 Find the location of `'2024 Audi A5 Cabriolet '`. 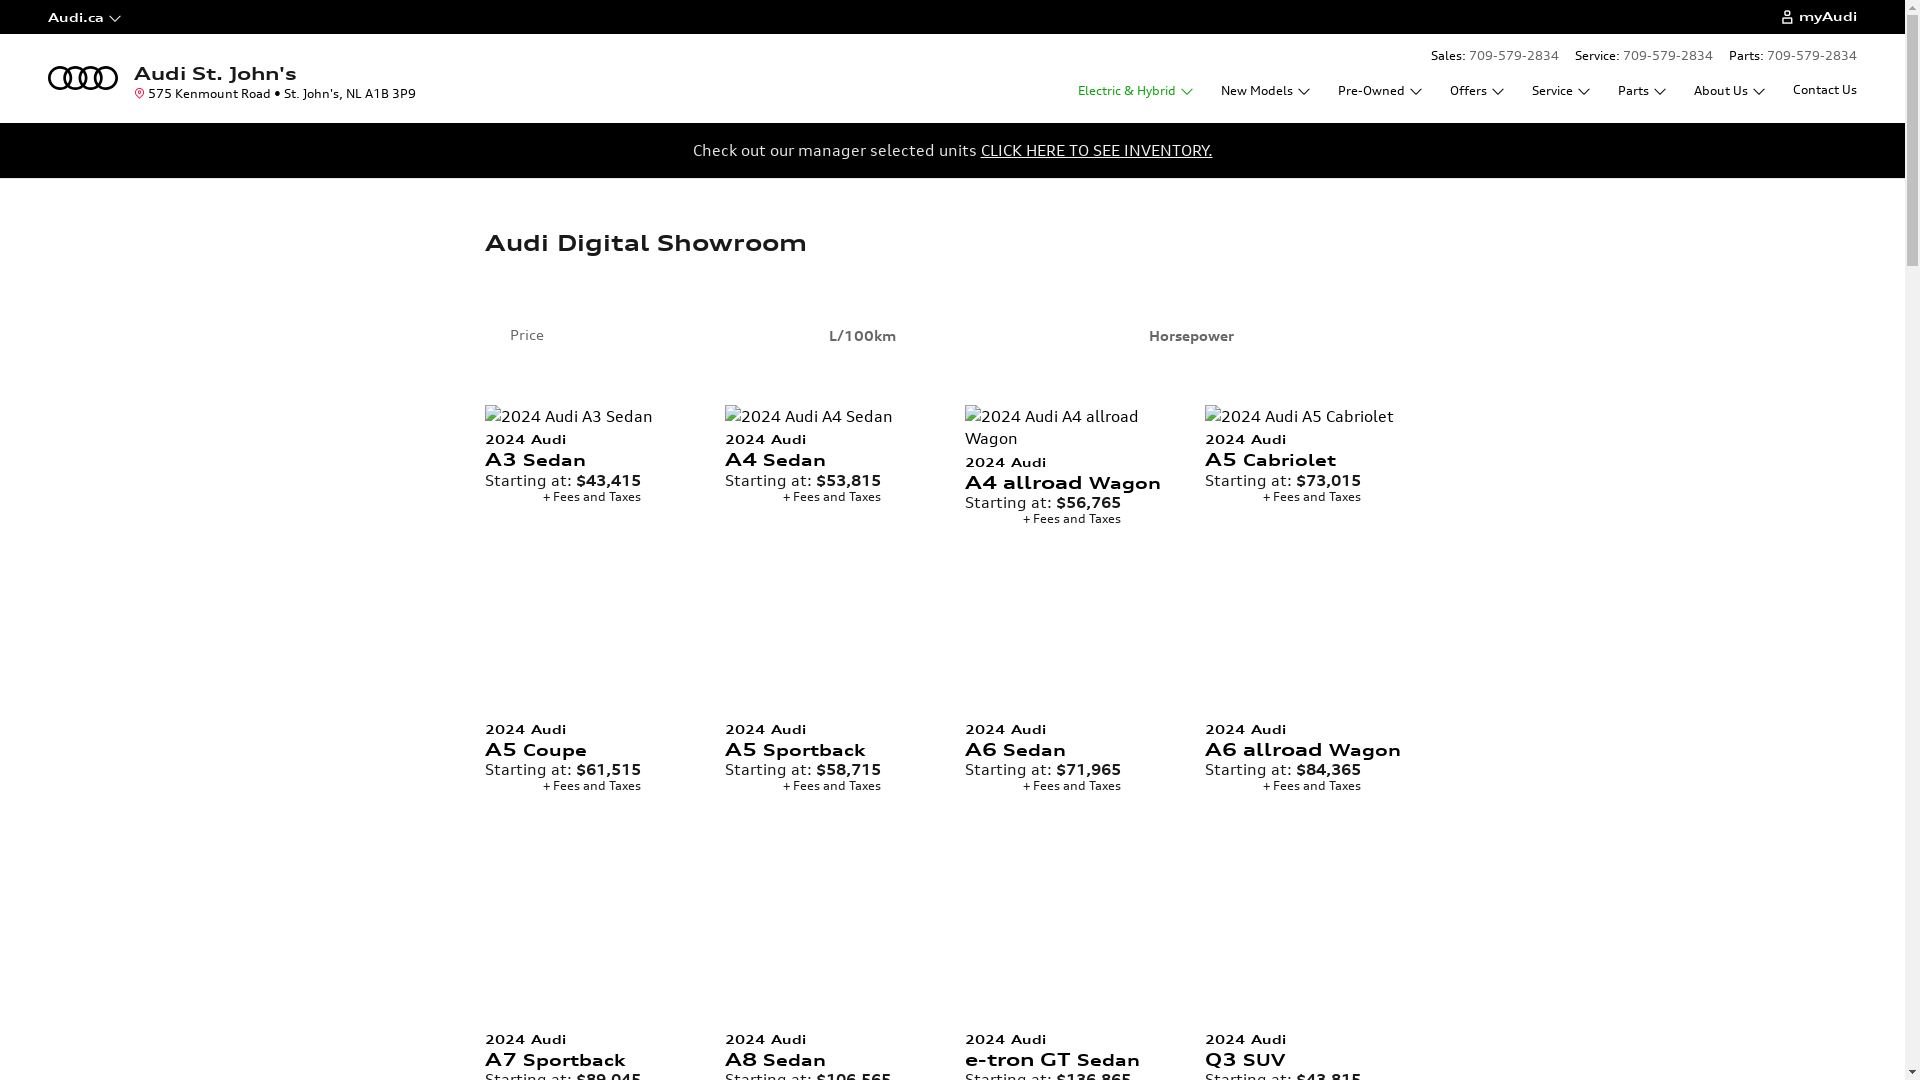

'2024 Audi A5 Cabriolet ' is located at coordinates (1311, 414).